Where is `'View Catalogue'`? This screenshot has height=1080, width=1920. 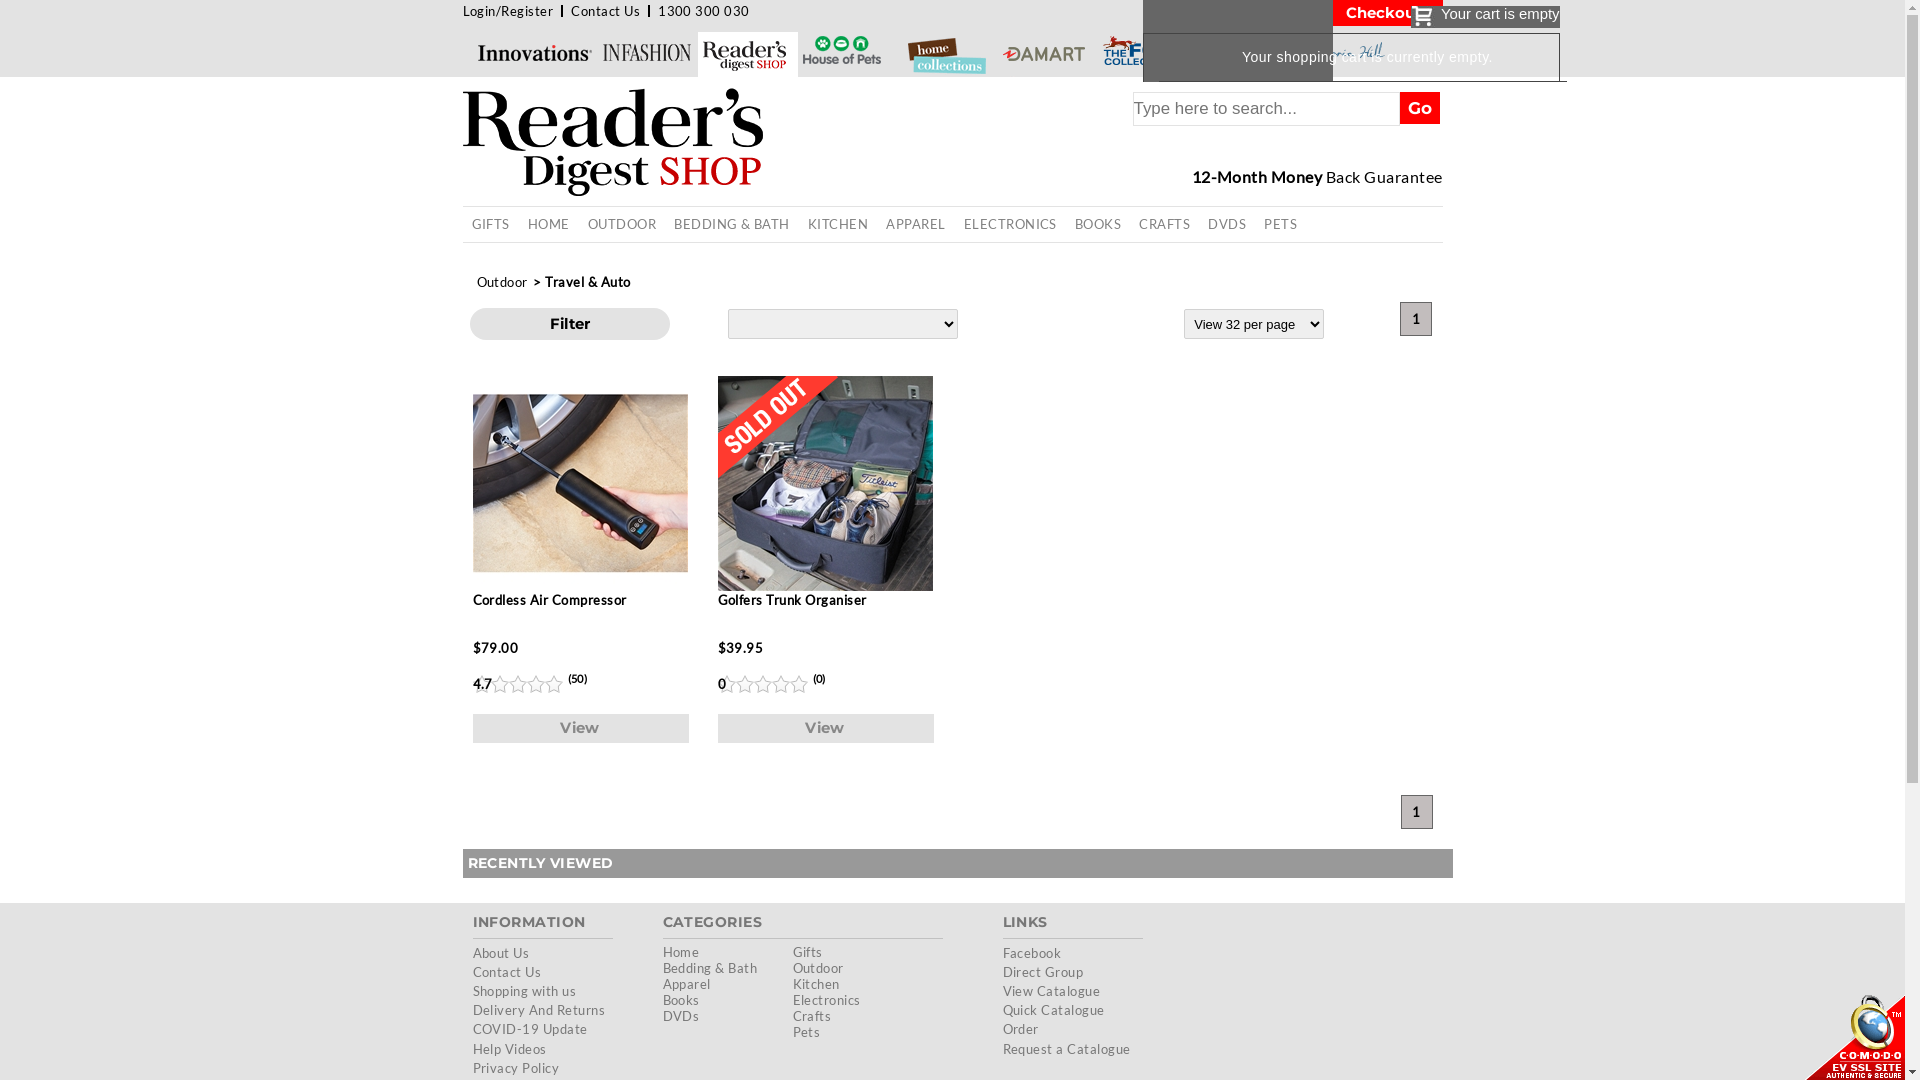
'View Catalogue' is located at coordinates (1050, 991).